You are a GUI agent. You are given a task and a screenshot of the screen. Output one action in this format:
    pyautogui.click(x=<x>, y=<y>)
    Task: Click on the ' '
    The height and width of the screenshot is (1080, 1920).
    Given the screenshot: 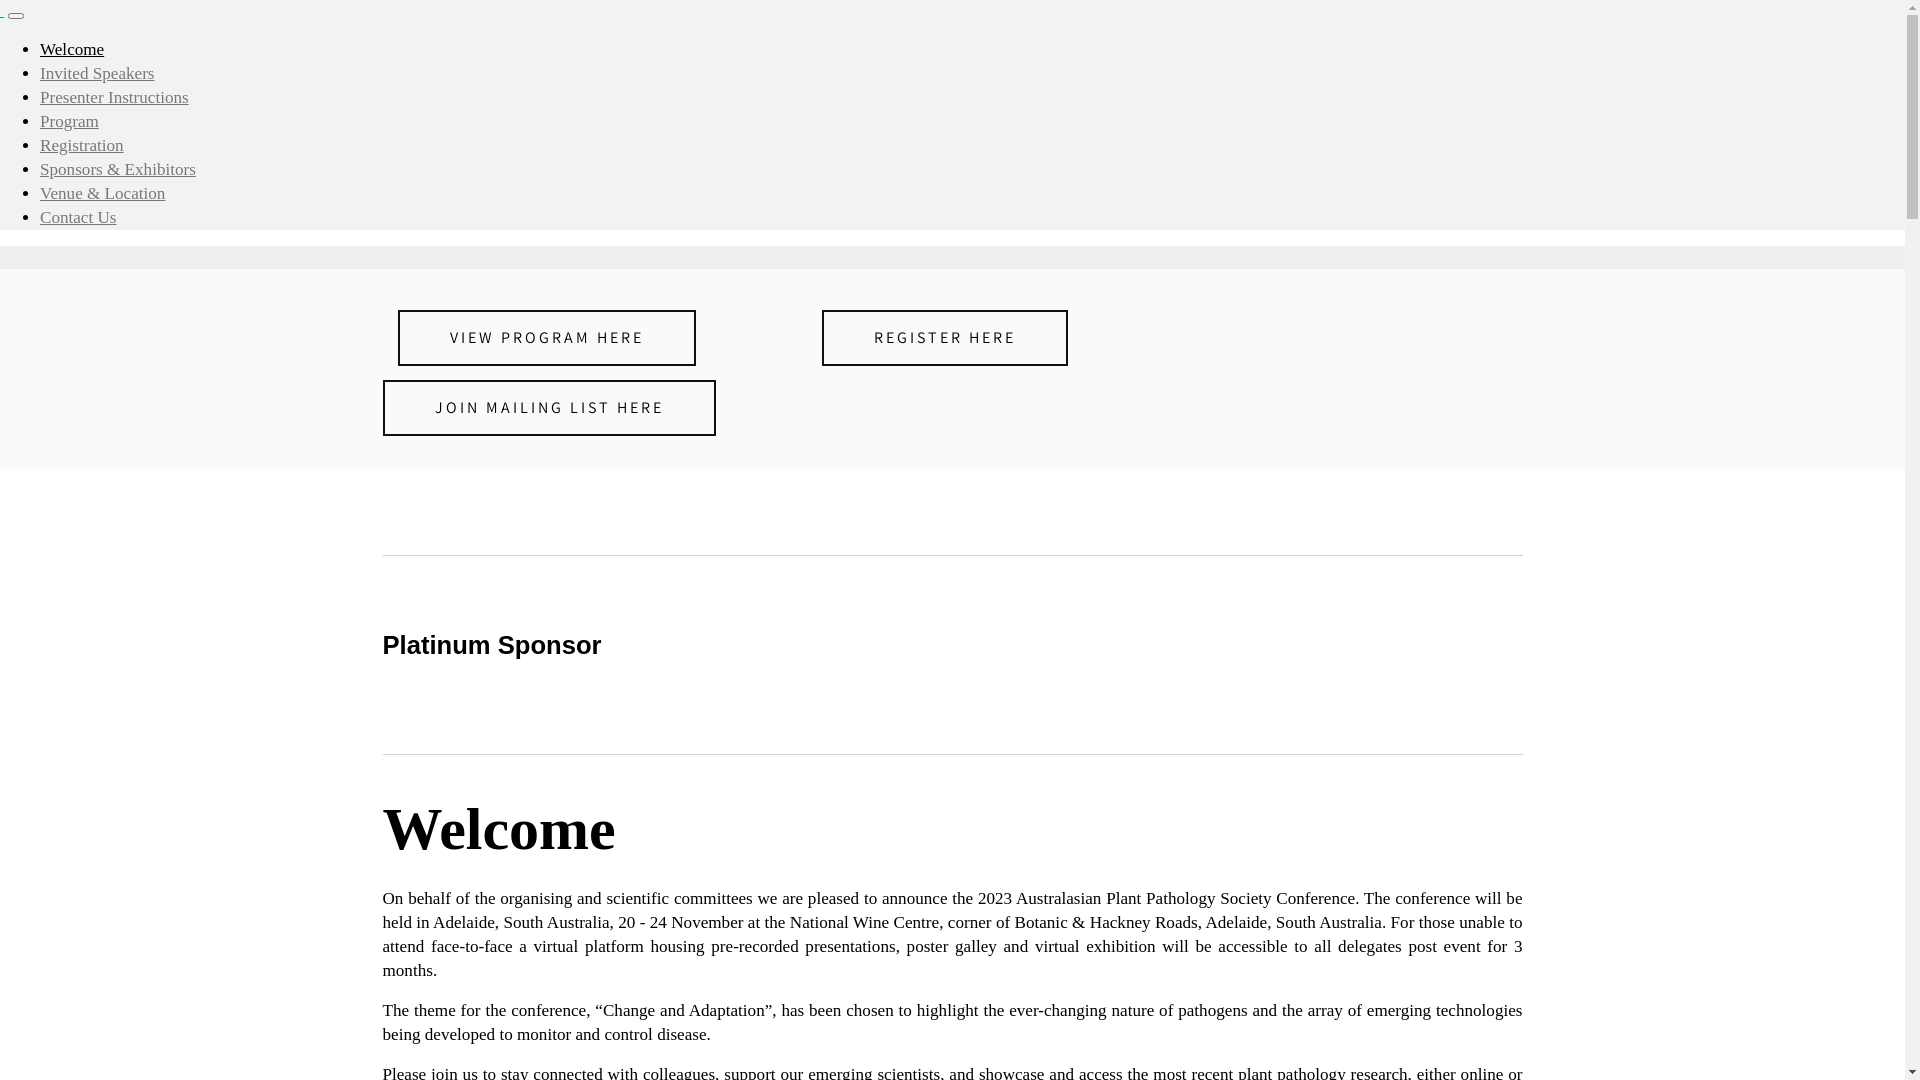 What is the action you would take?
    pyautogui.click(x=1, y=10)
    